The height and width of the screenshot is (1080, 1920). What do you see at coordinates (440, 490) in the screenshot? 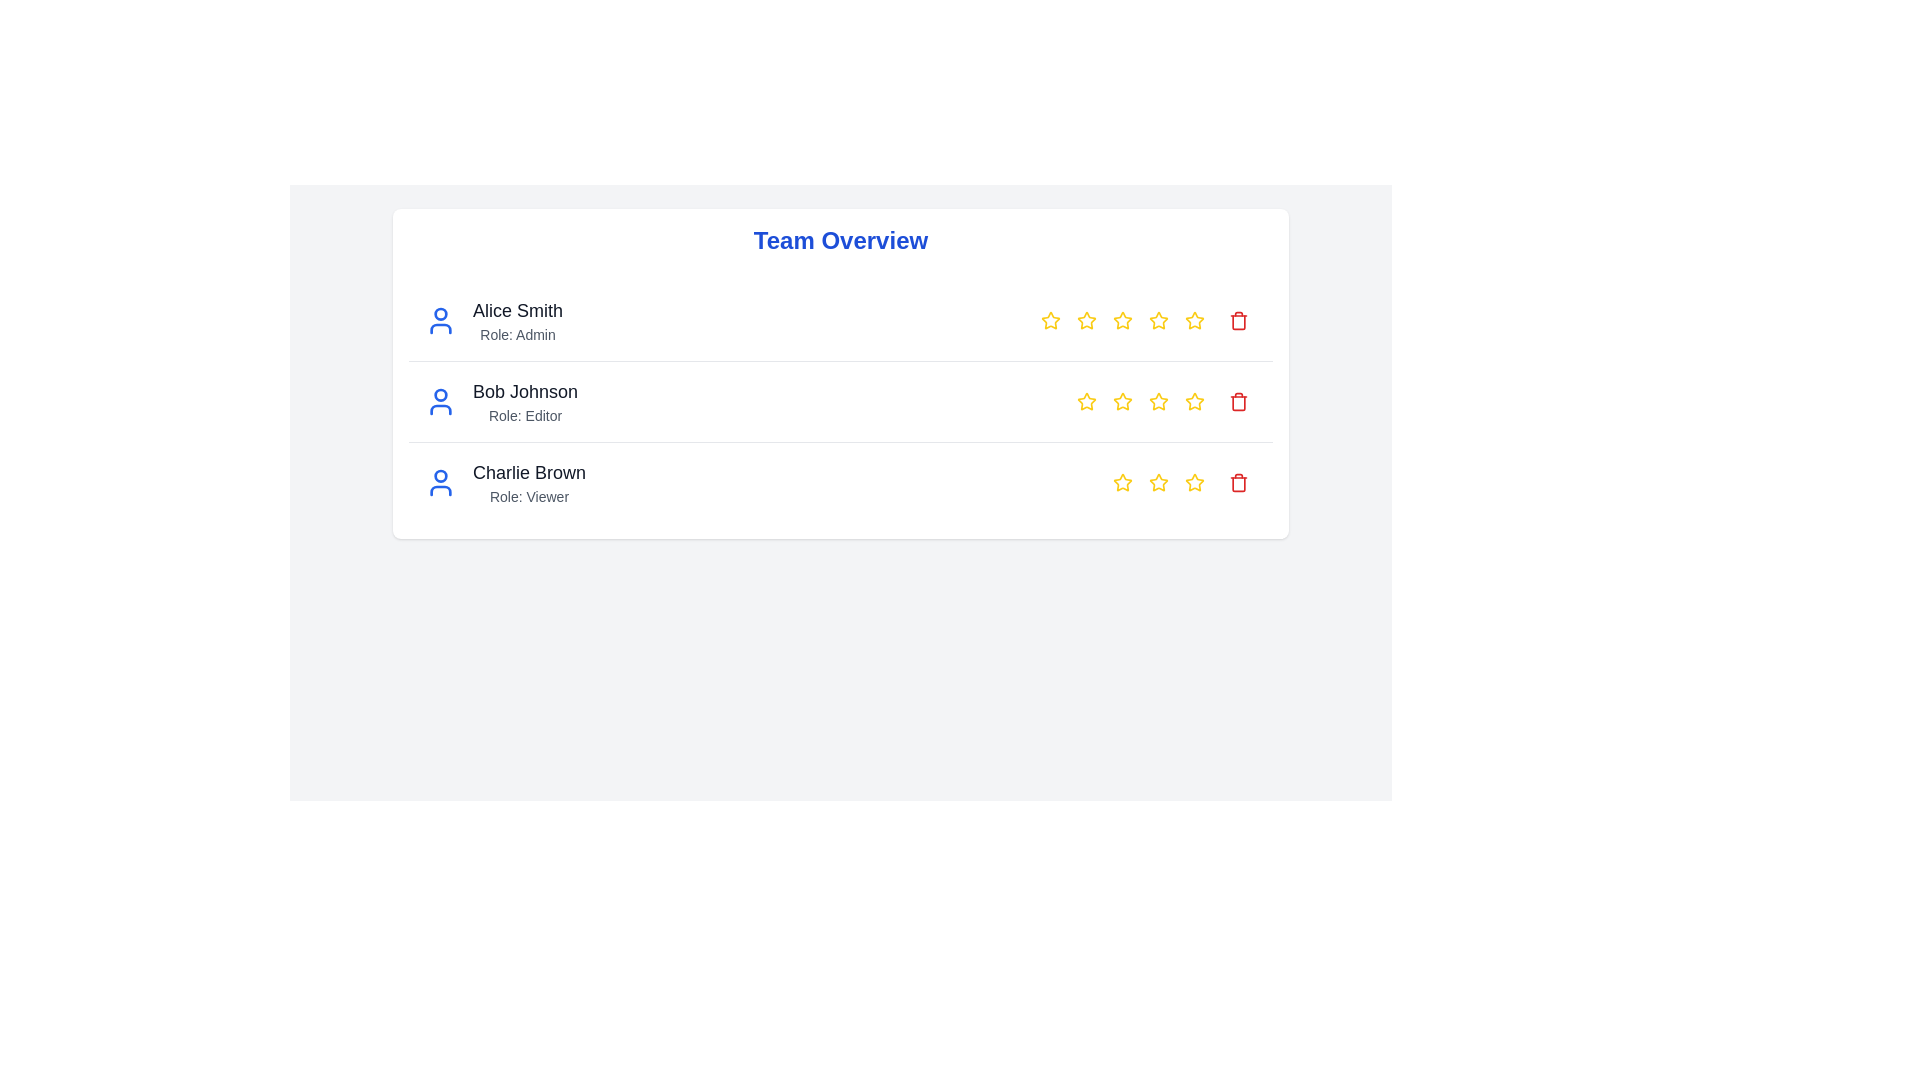
I see `the decorative vector graphic component representing the user 'Charlie Brown' located beneath the circular head of the icon in the avatar section` at bounding box center [440, 490].